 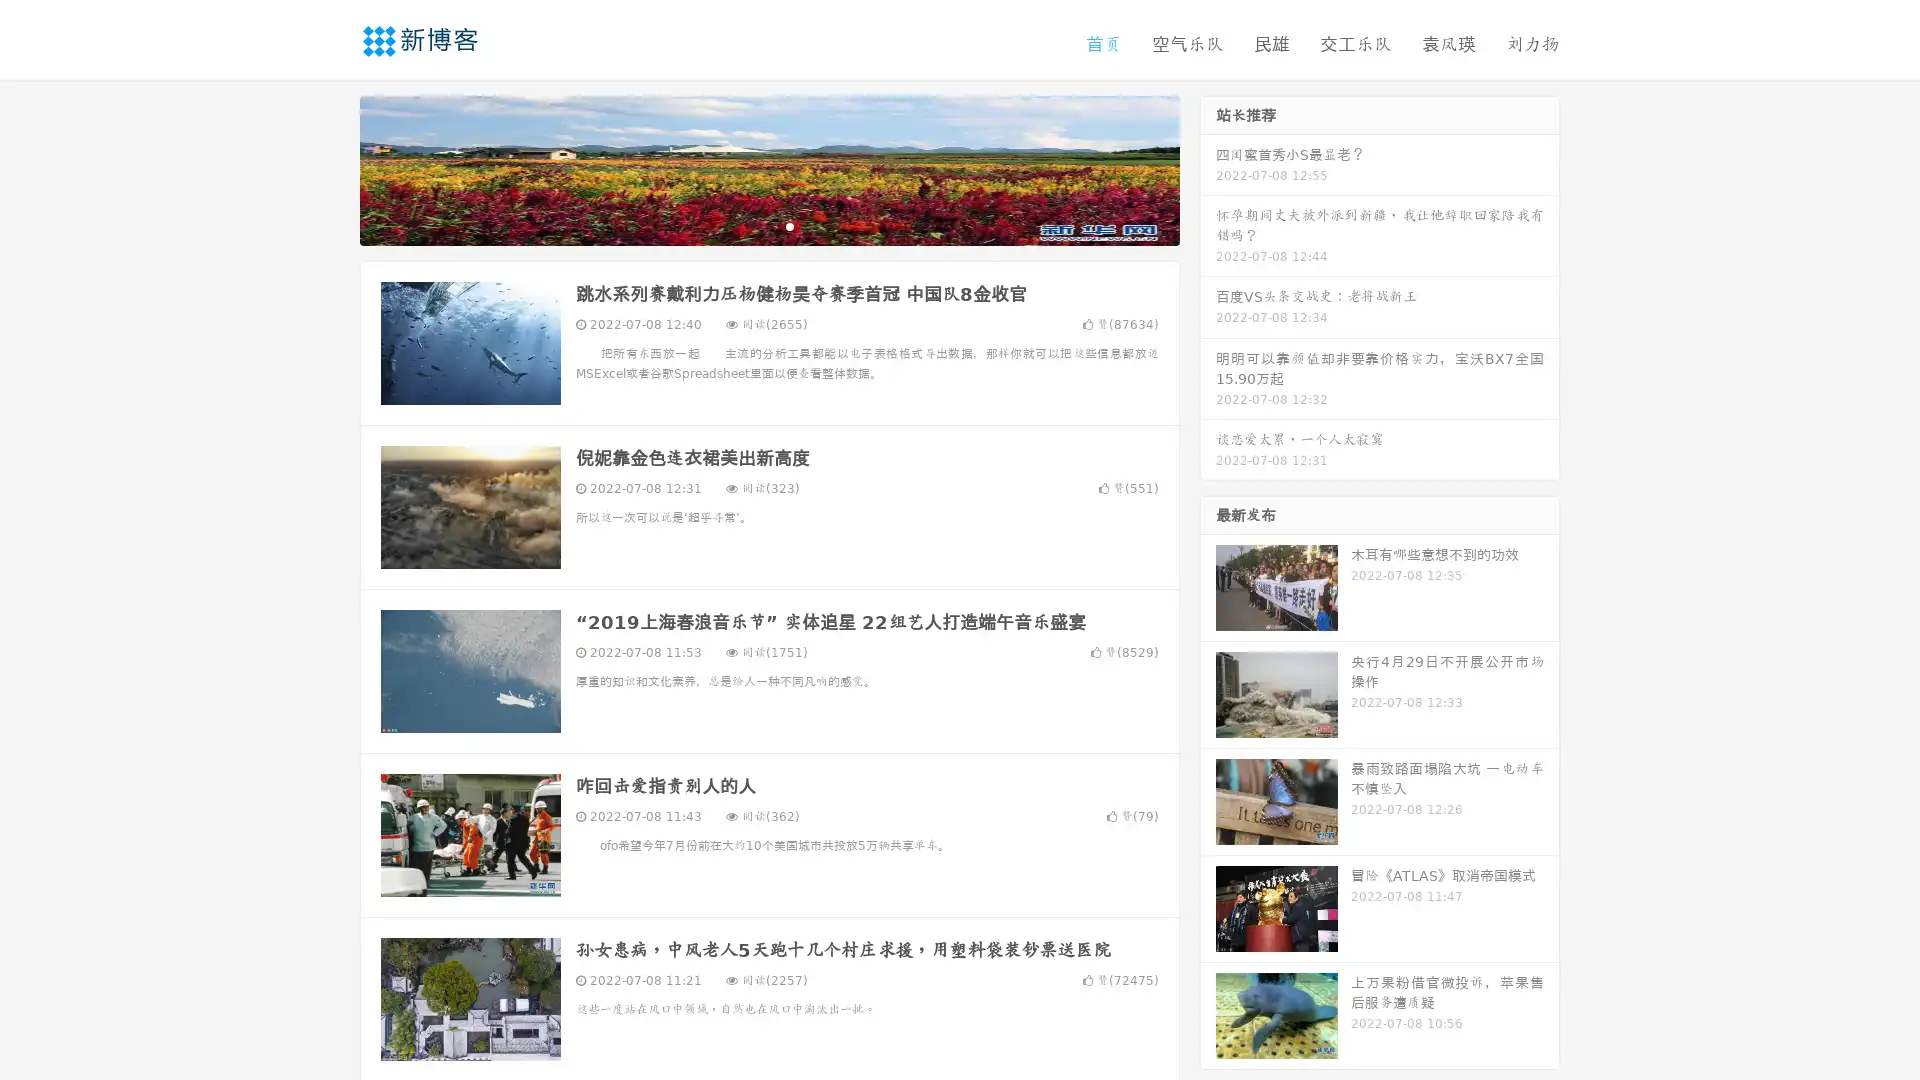 I want to click on Go to slide 2, so click(x=768, y=225).